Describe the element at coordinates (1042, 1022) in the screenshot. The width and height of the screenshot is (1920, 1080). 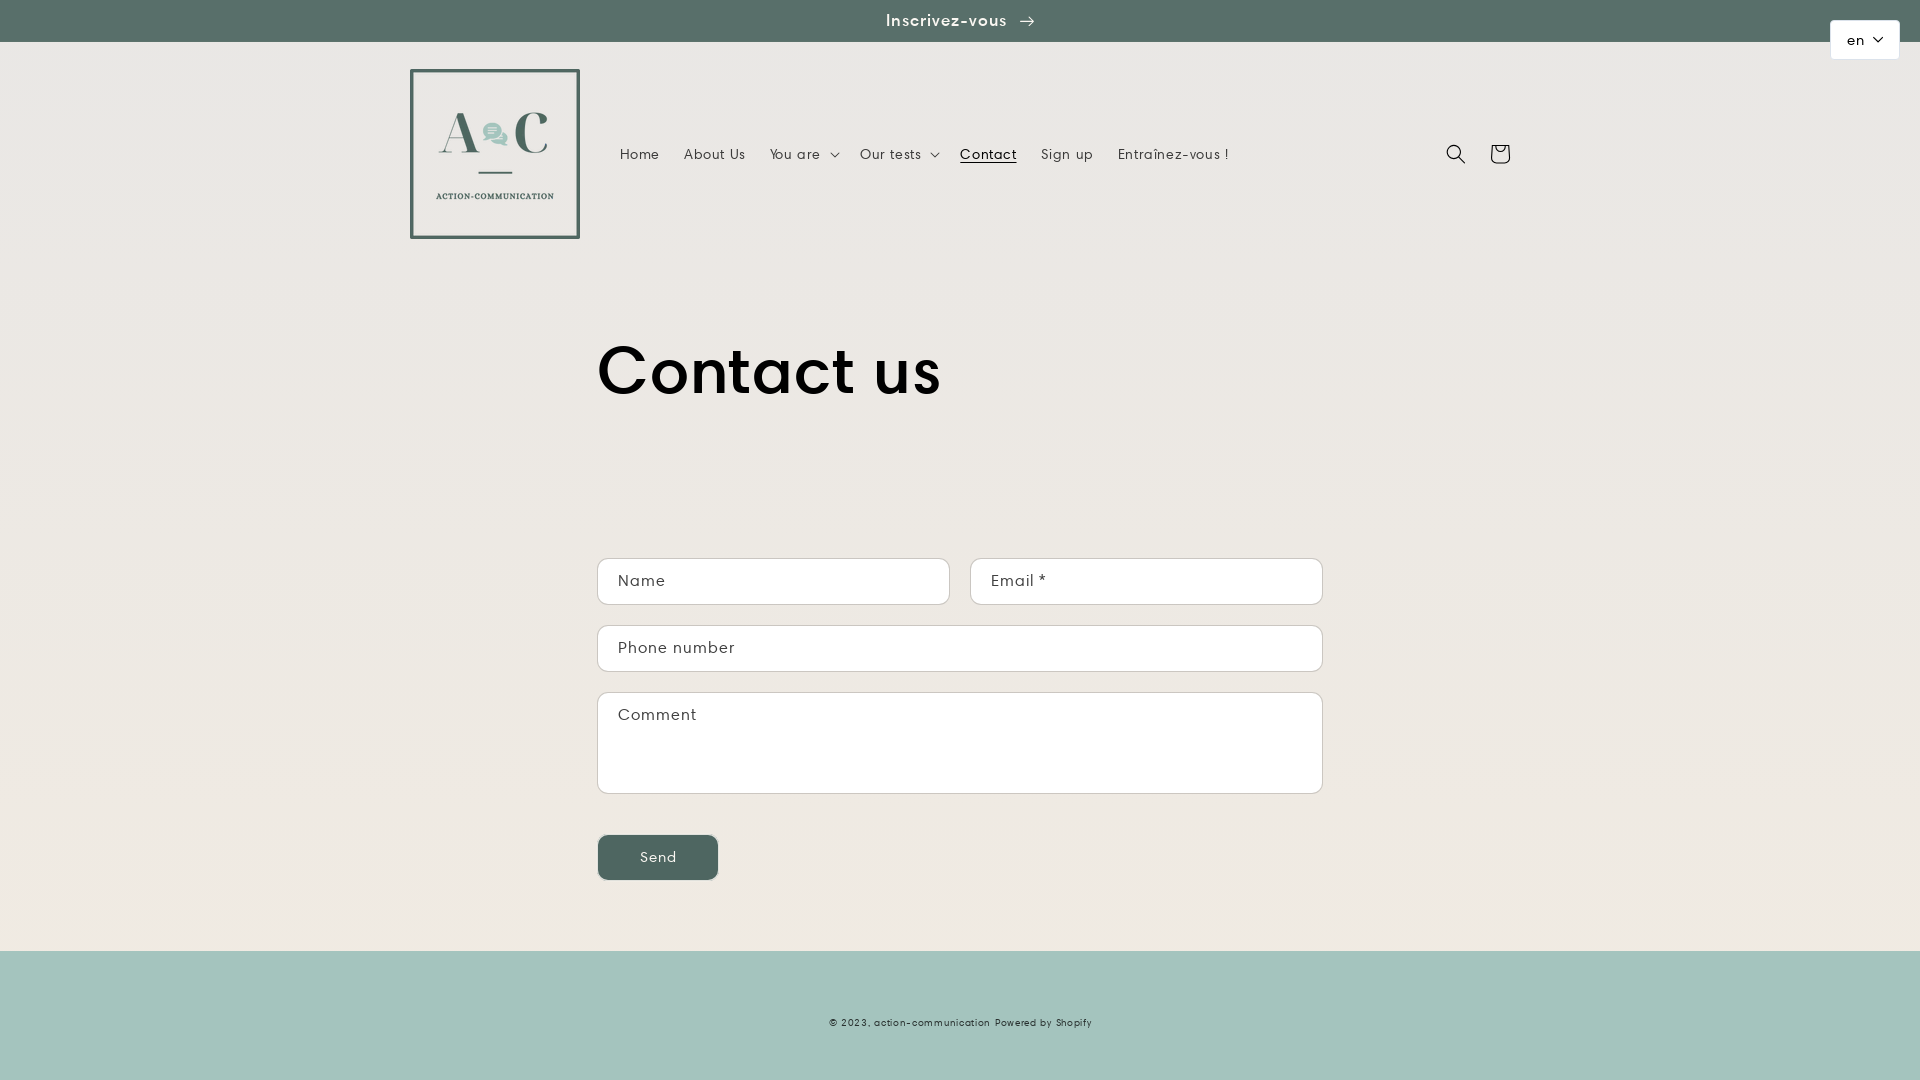
I see `'Powered by Shopify'` at that location.